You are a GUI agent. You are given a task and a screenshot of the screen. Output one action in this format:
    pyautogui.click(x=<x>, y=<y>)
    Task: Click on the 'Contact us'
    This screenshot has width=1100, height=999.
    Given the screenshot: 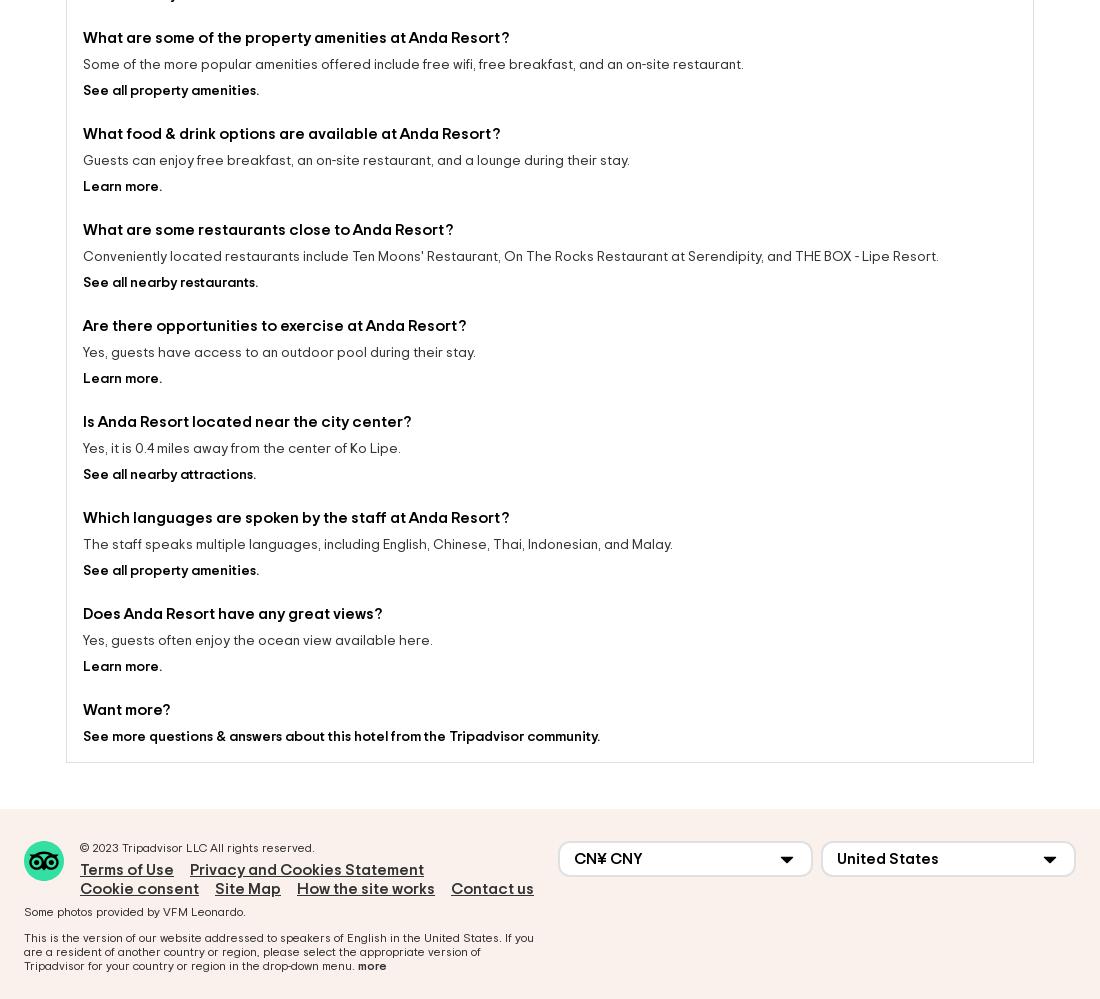 What is the action you would take?
    pyautogui.click(x=450, y=870)
    